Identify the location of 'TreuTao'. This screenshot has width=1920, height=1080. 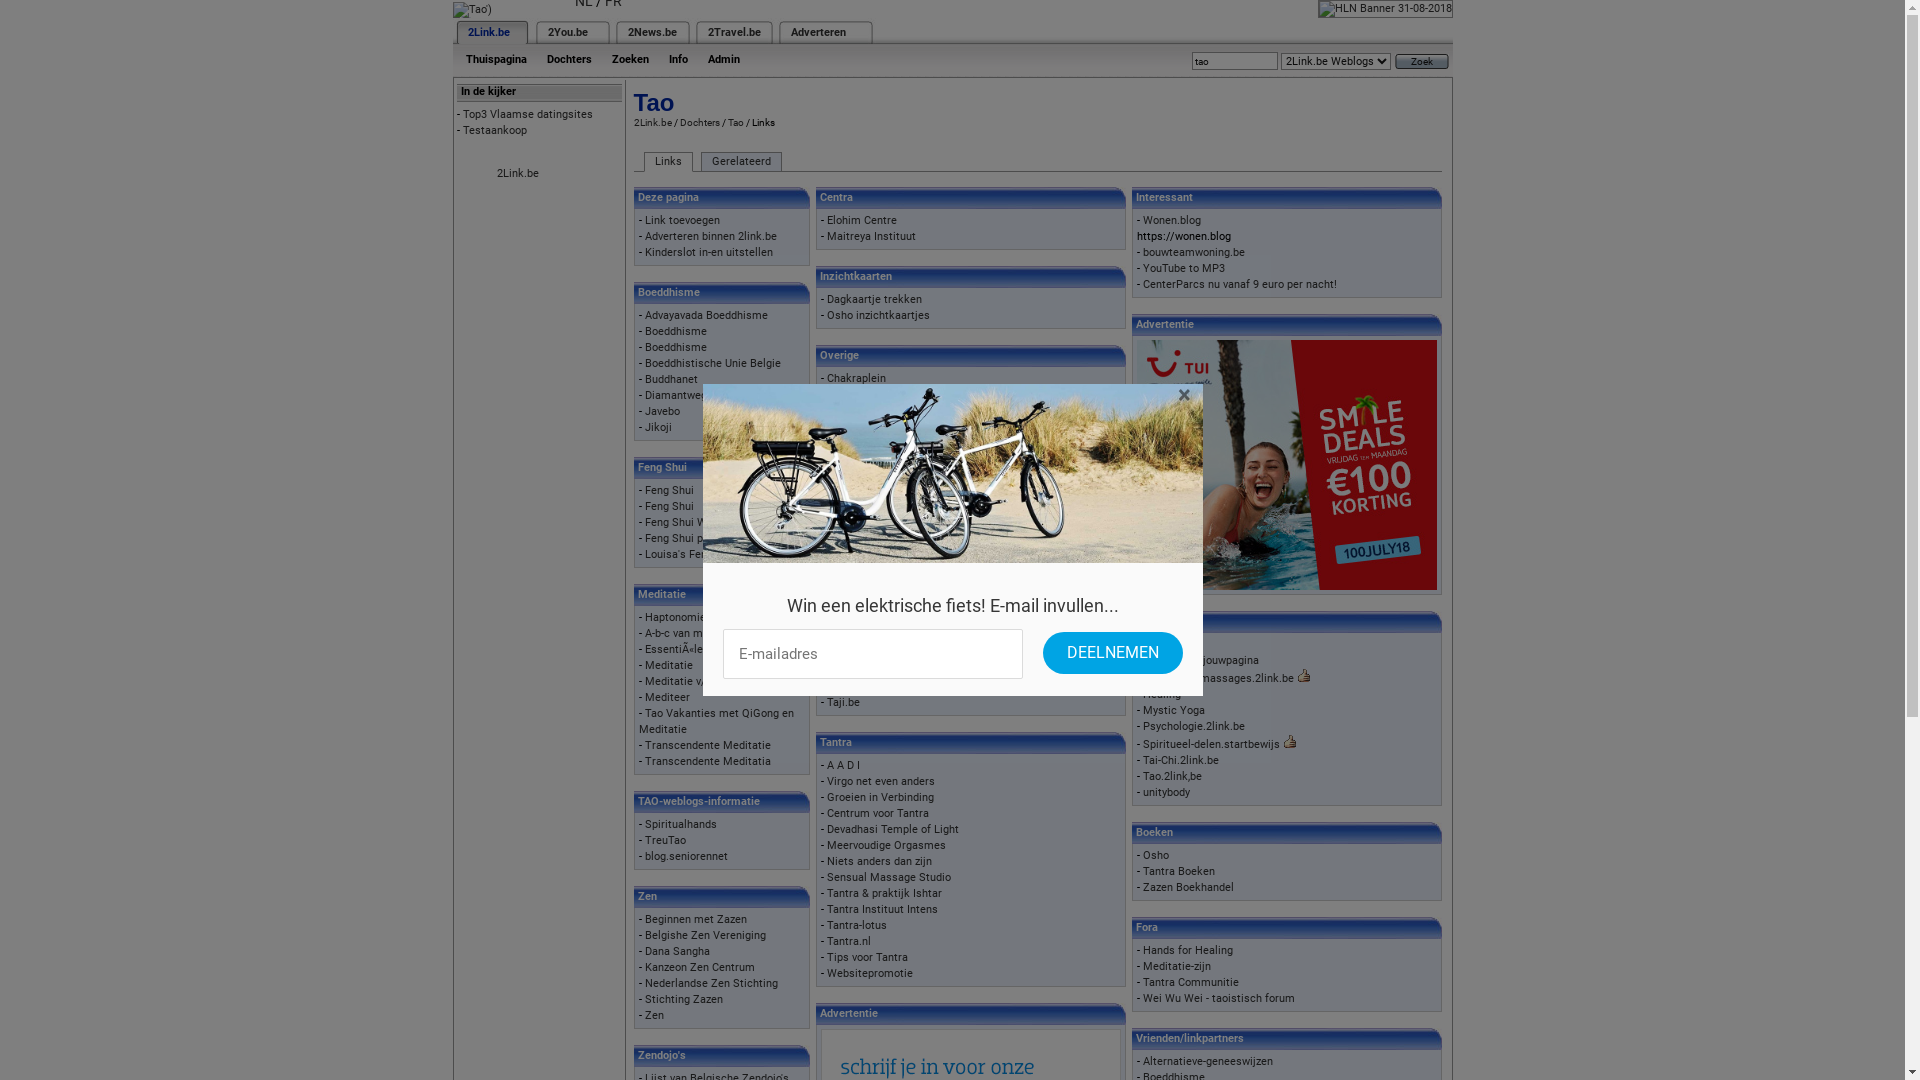
(664, 840).